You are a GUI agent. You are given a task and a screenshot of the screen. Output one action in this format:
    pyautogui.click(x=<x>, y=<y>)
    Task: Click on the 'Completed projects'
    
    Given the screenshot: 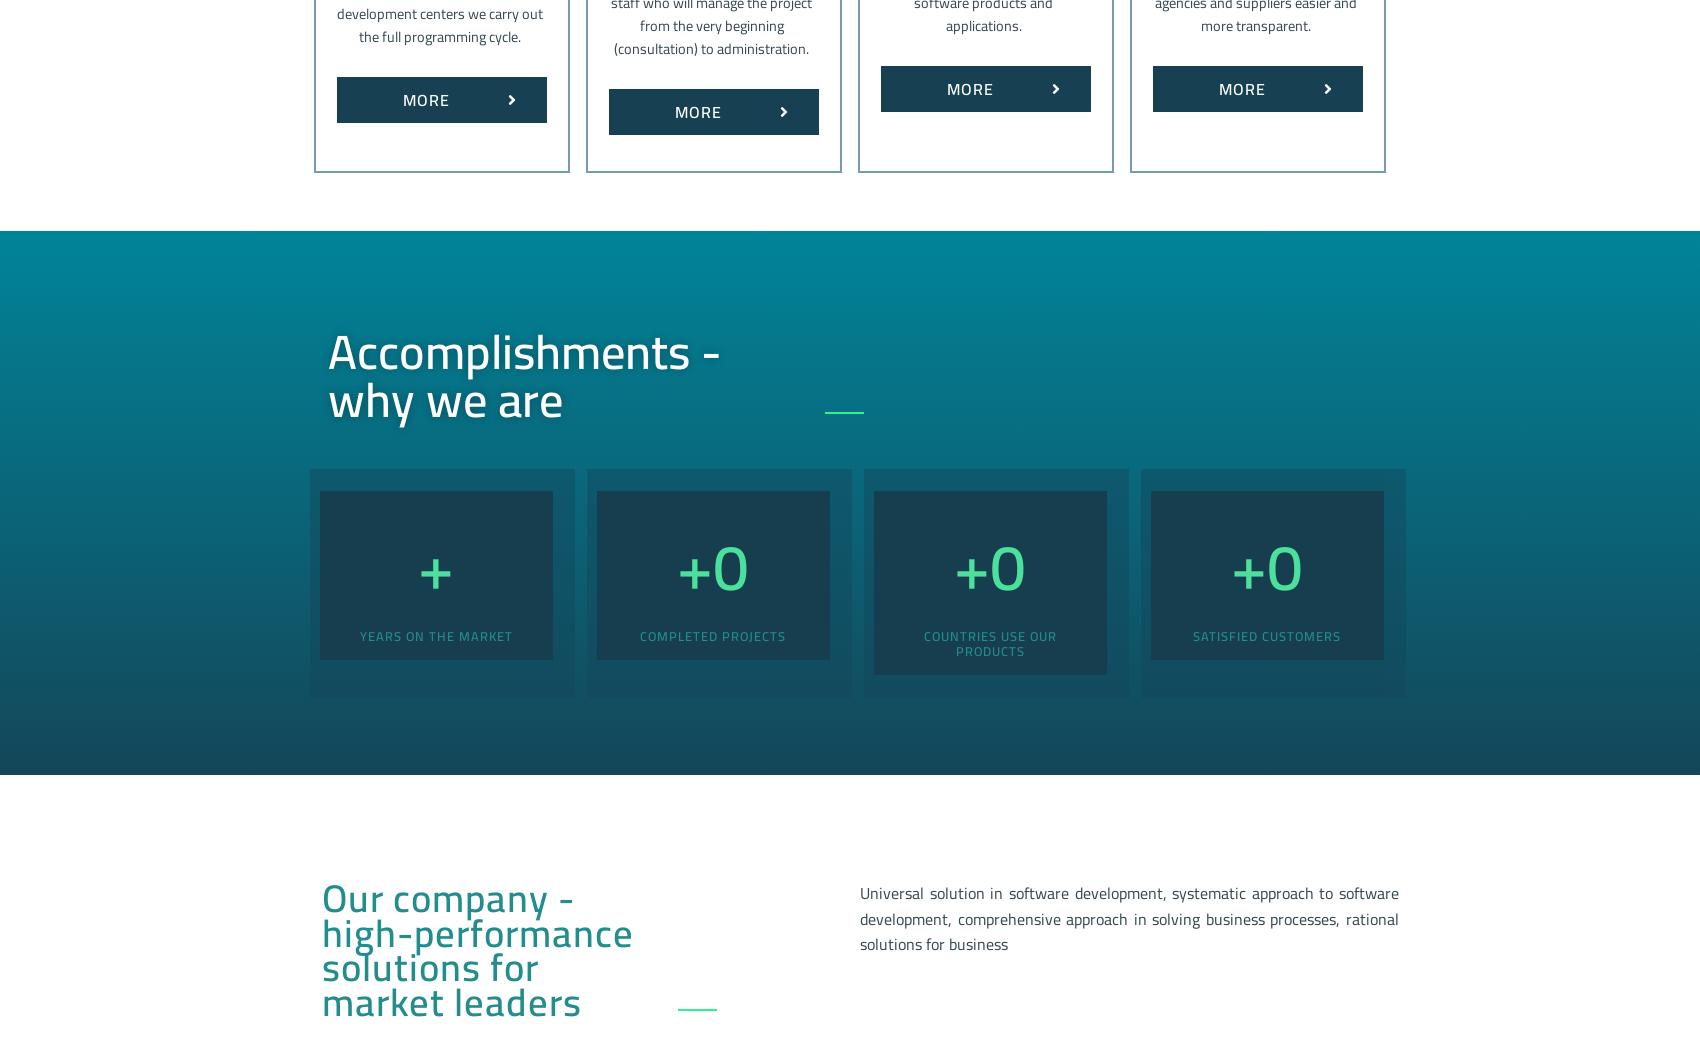 What is the action you would take?
    pyautogui.click(x=712, y=633)
    